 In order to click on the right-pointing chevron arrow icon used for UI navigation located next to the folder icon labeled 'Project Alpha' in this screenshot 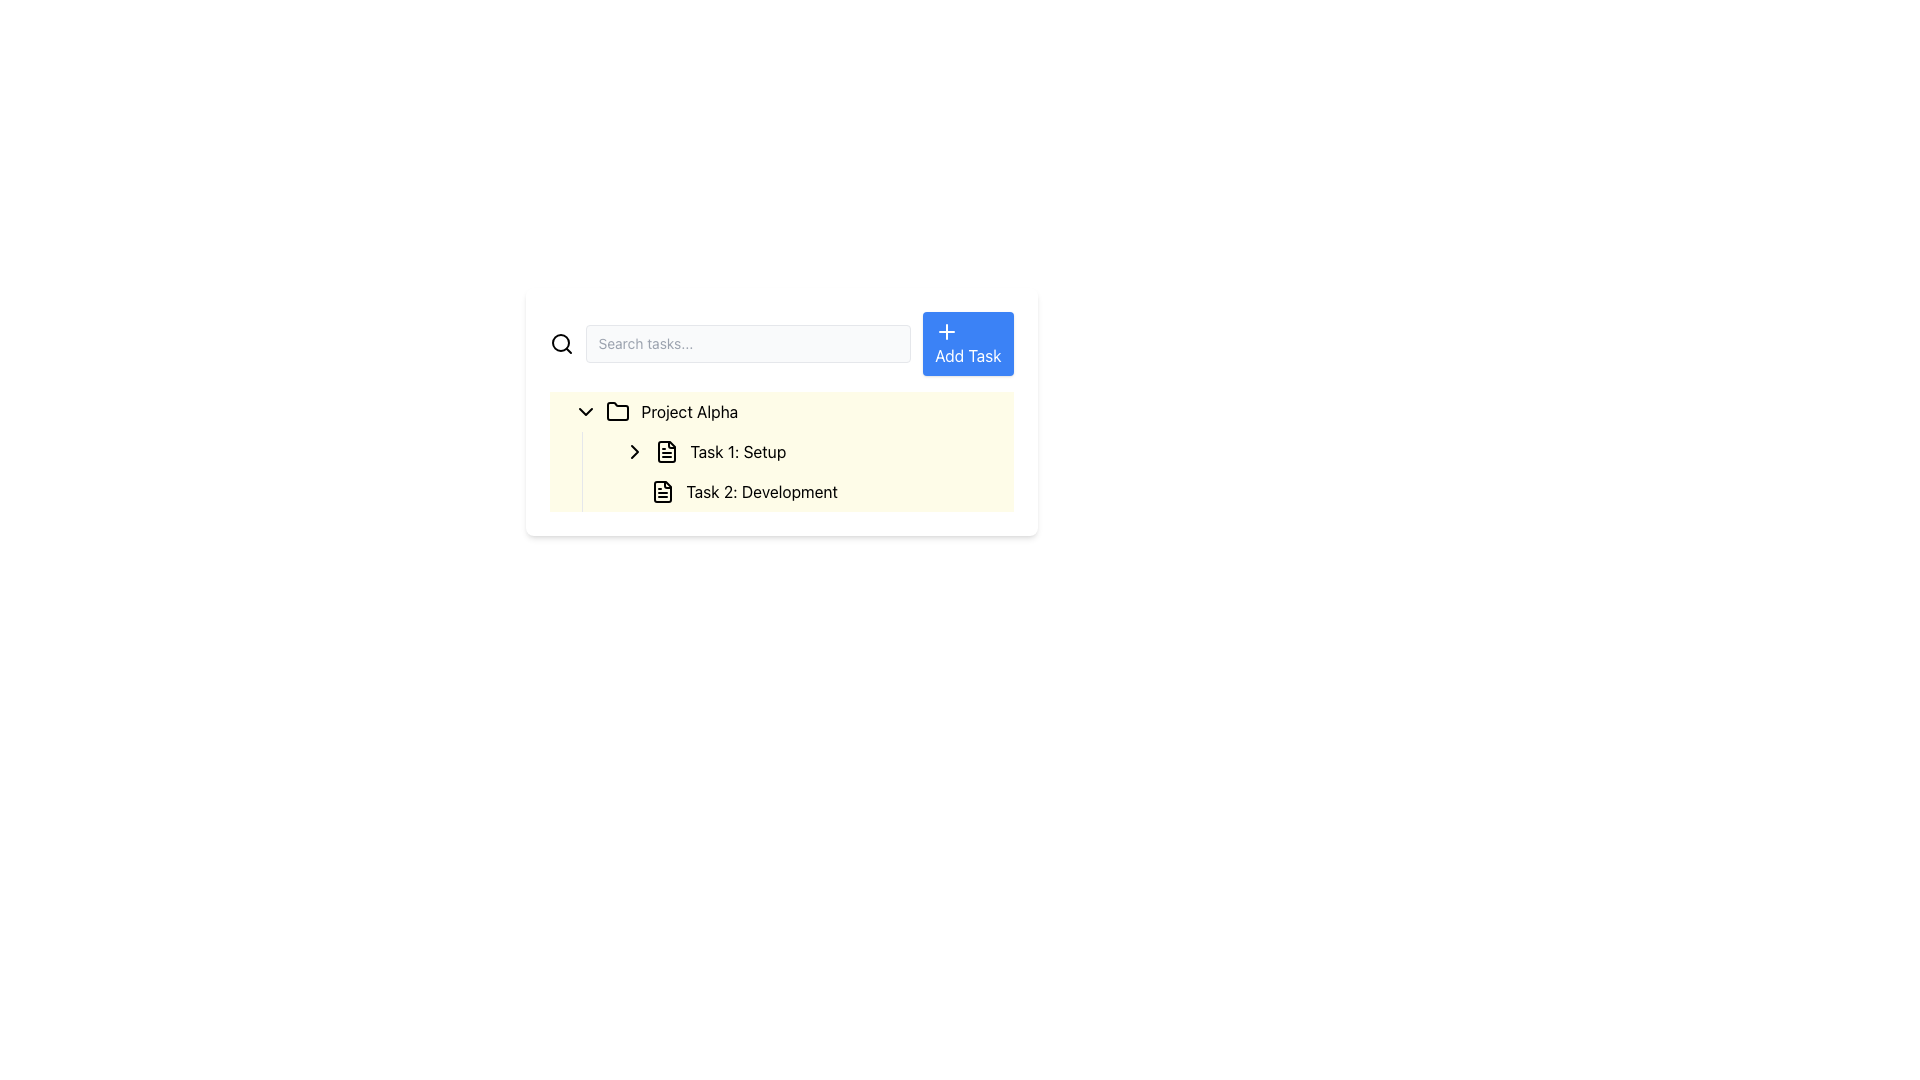, I will do `click(633, 451)`.